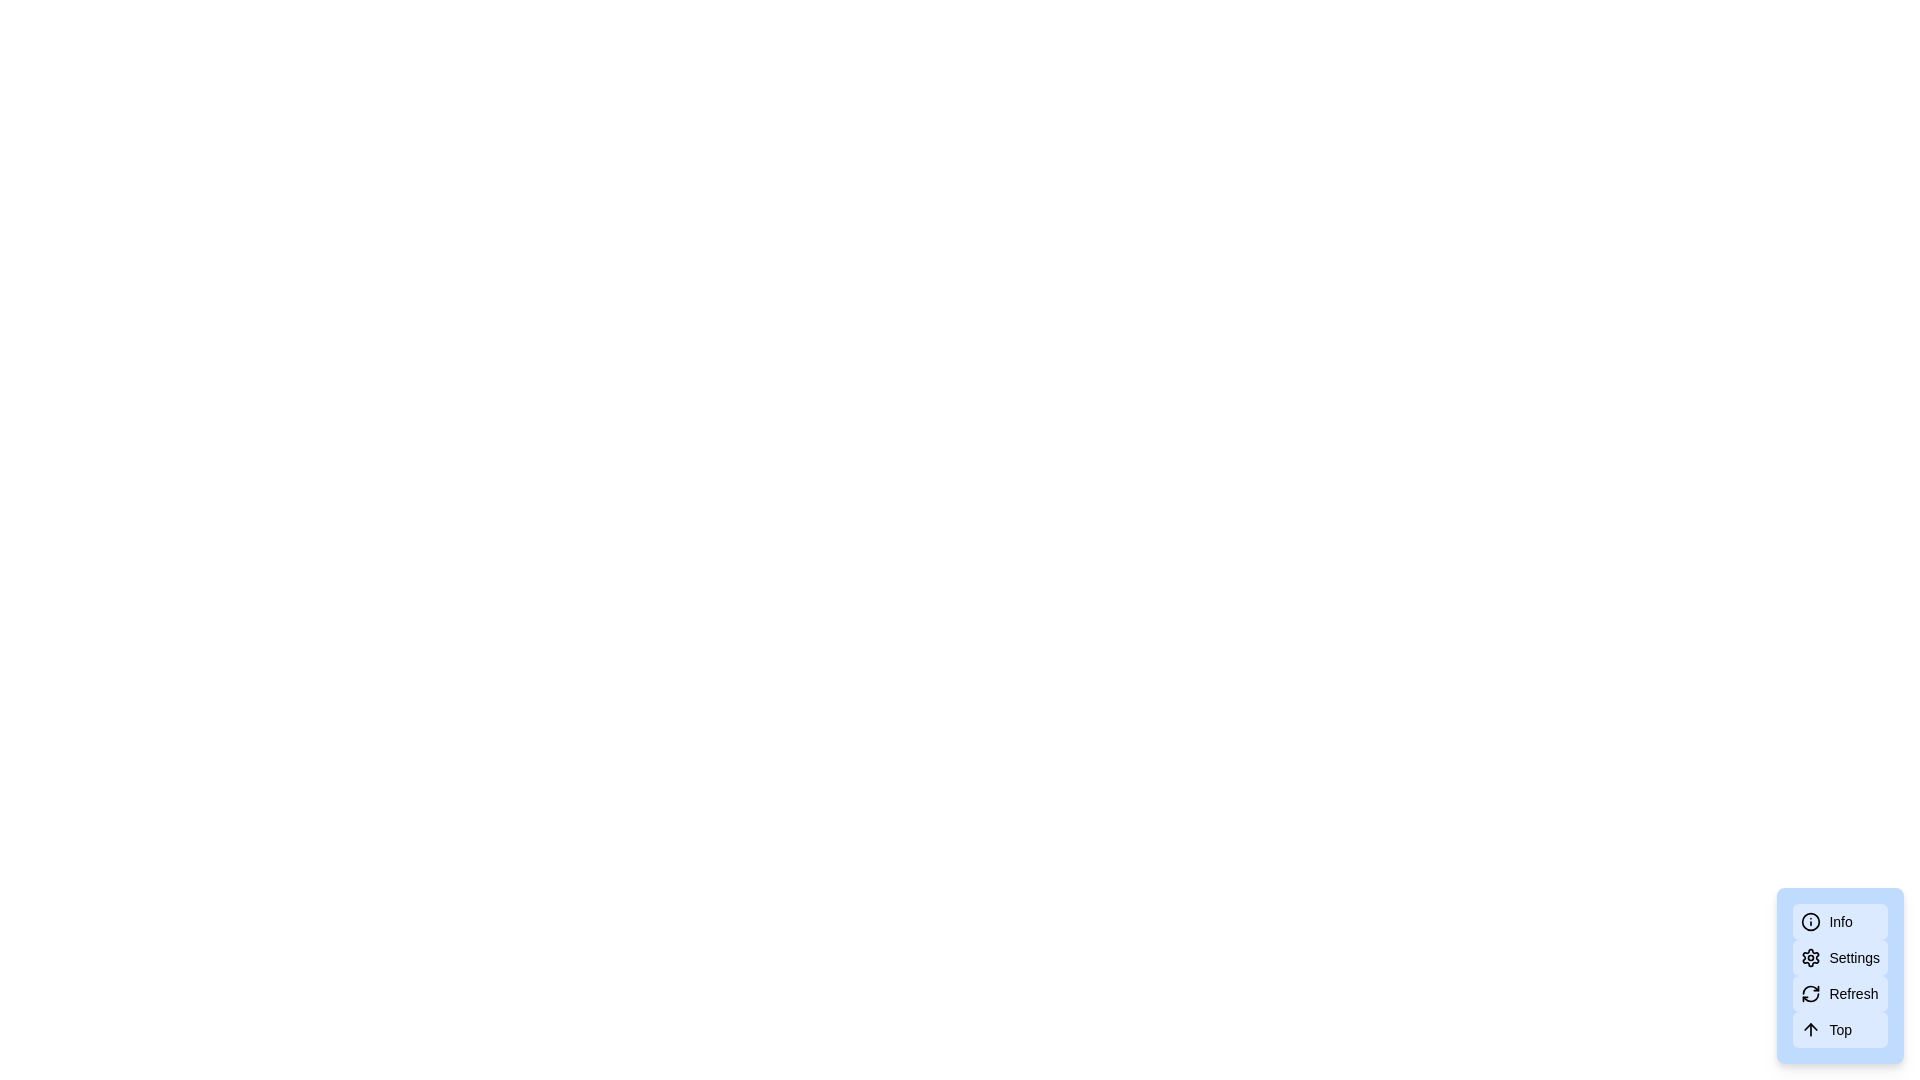  I want to click on the 'Settings' icon, which features a cogwheel and is located in the second position of a vertical menu with options including 'Info', 'Refresh', and 'Top', so click(1811, 956).